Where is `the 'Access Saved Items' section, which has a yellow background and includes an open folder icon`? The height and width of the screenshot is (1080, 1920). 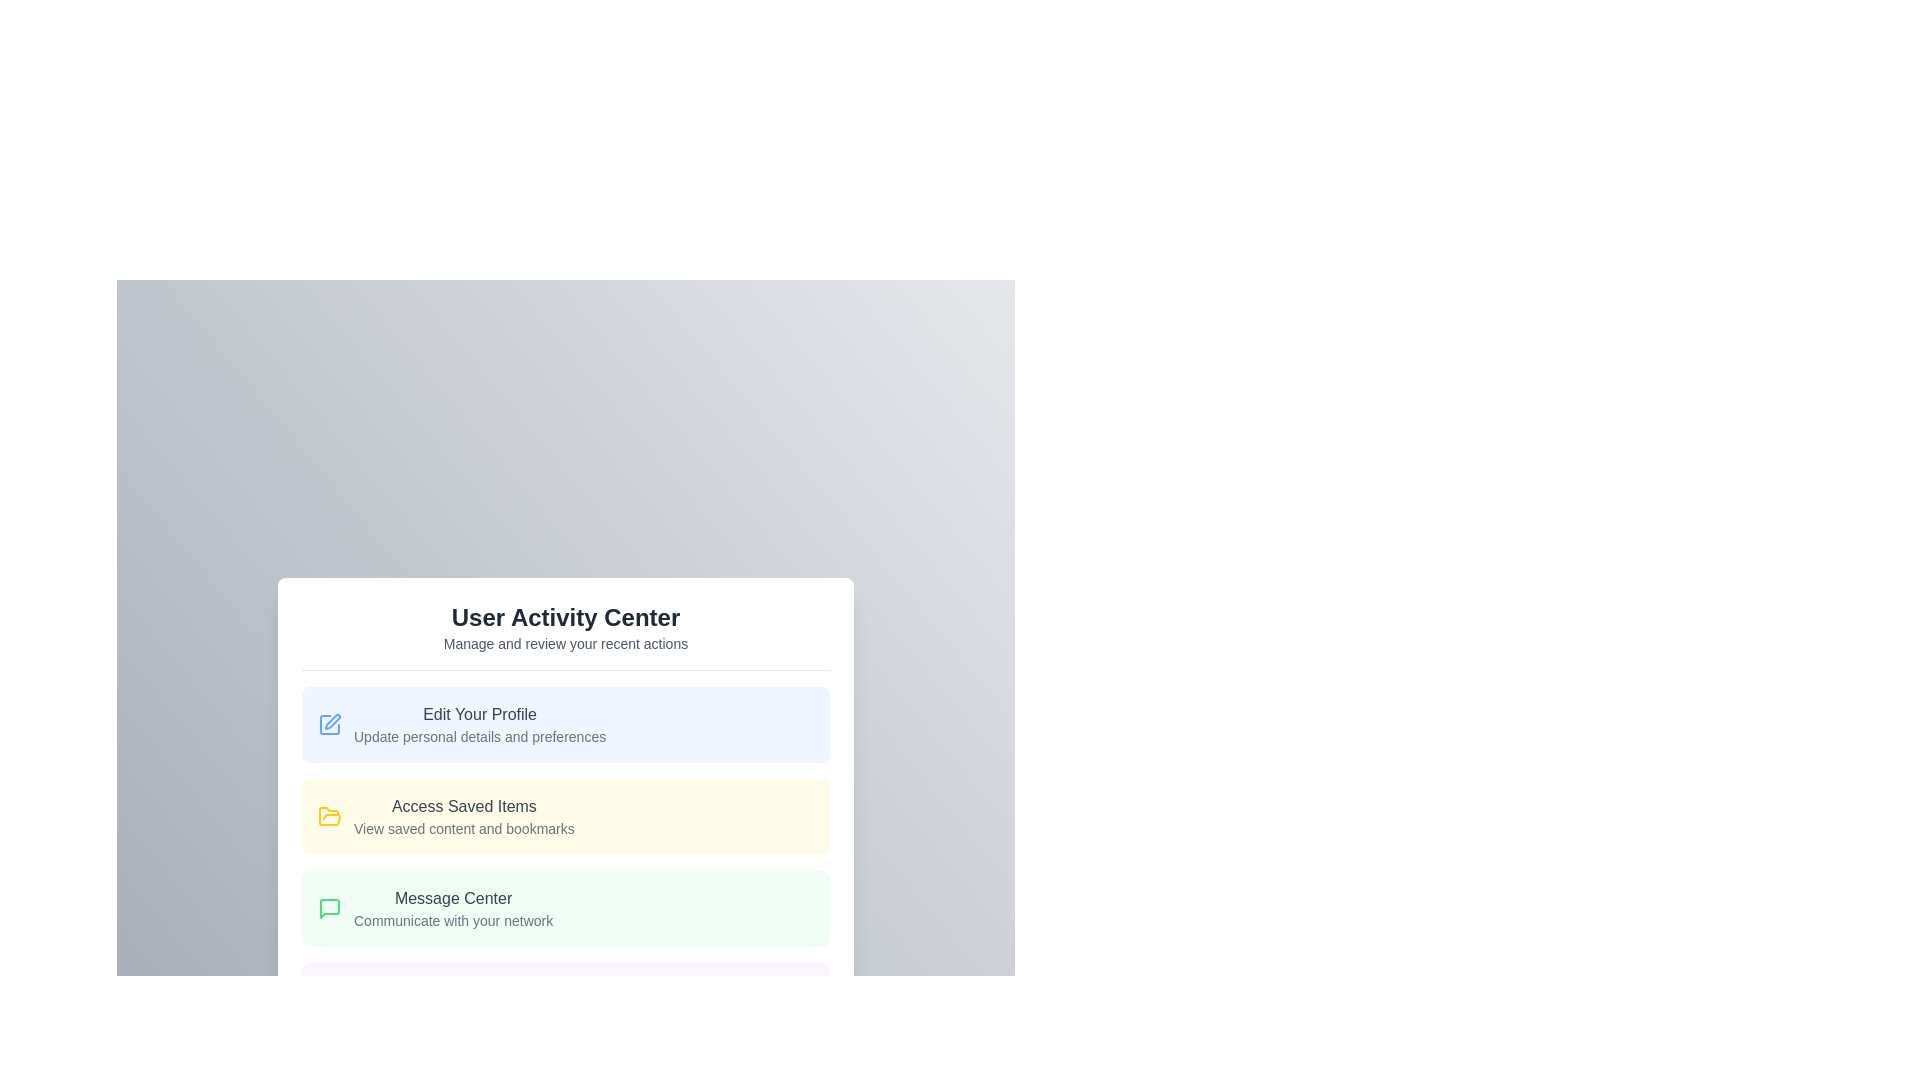
the 'Access Saved Items' section, which has a yellow background and includes an open folder icon is located at coordinates (565, 820).